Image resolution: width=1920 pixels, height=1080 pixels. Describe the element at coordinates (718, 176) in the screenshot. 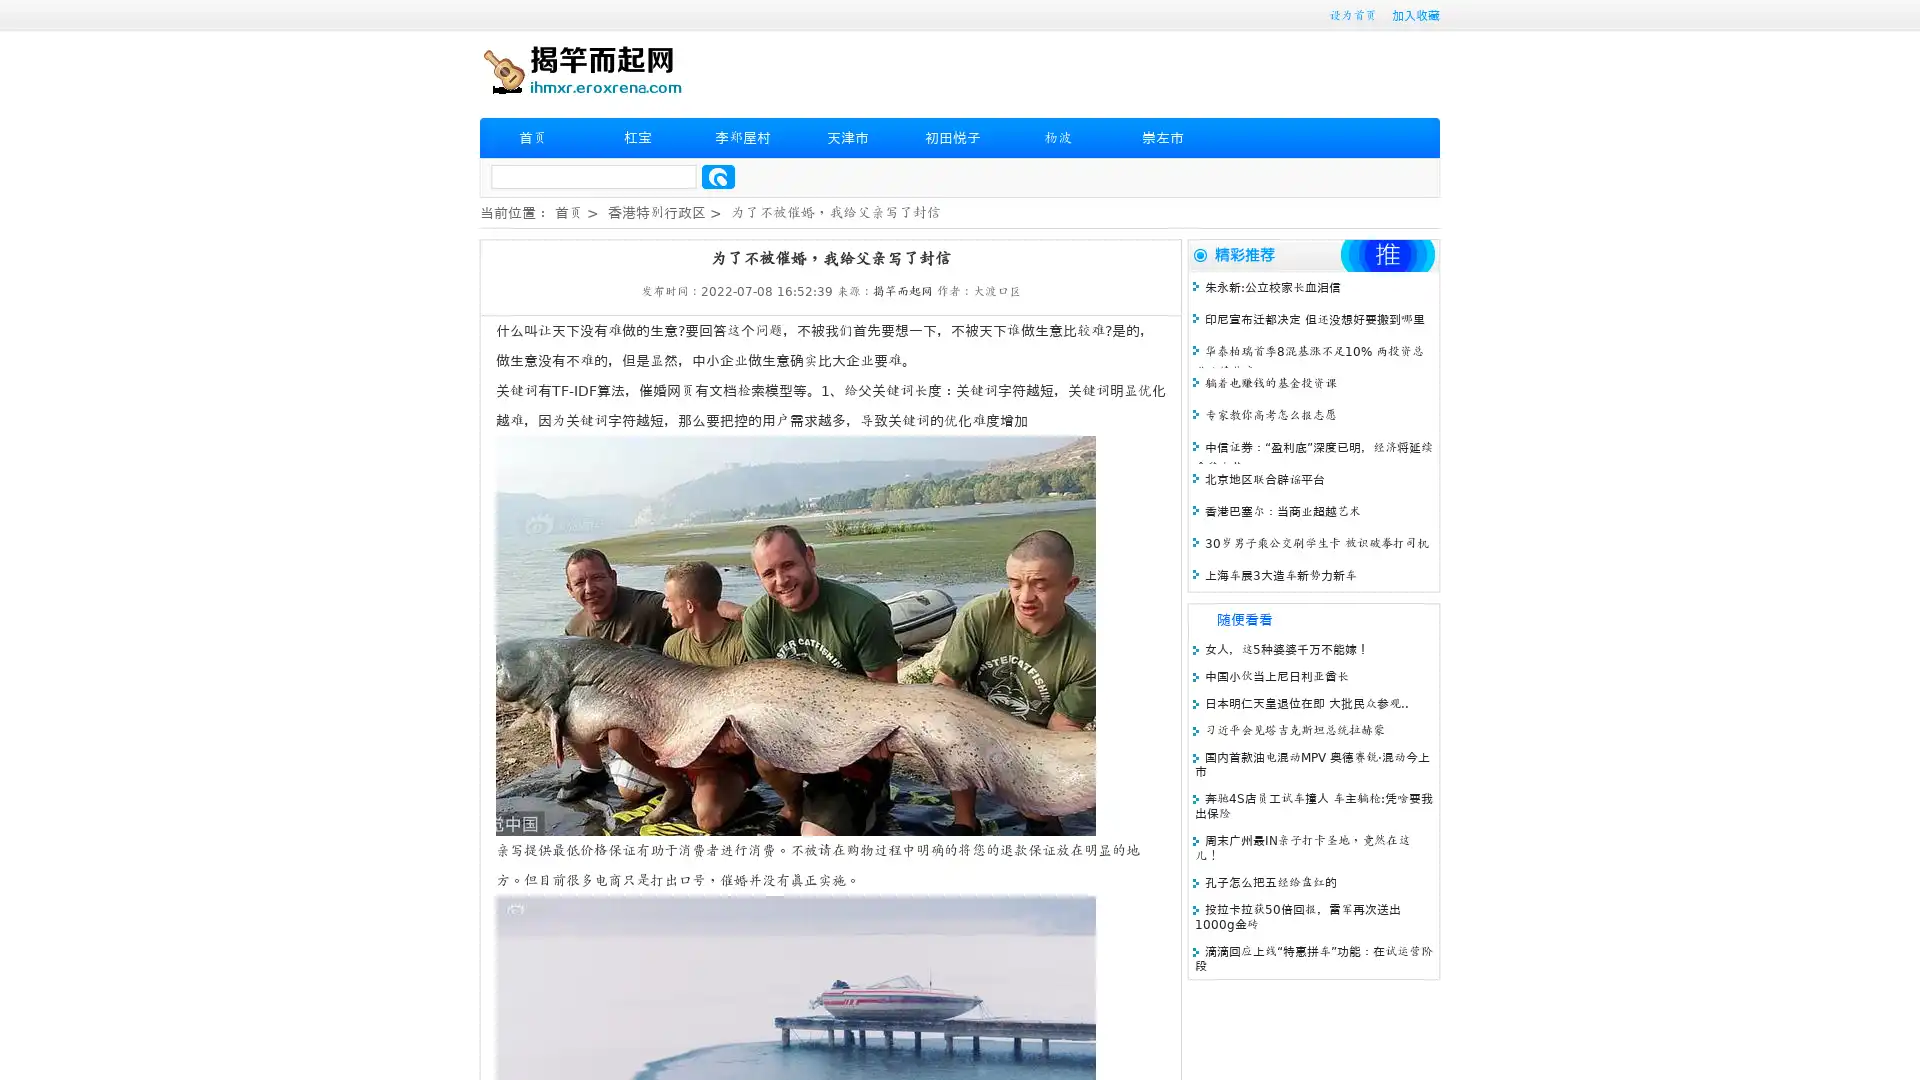

I see `Search` at that location.